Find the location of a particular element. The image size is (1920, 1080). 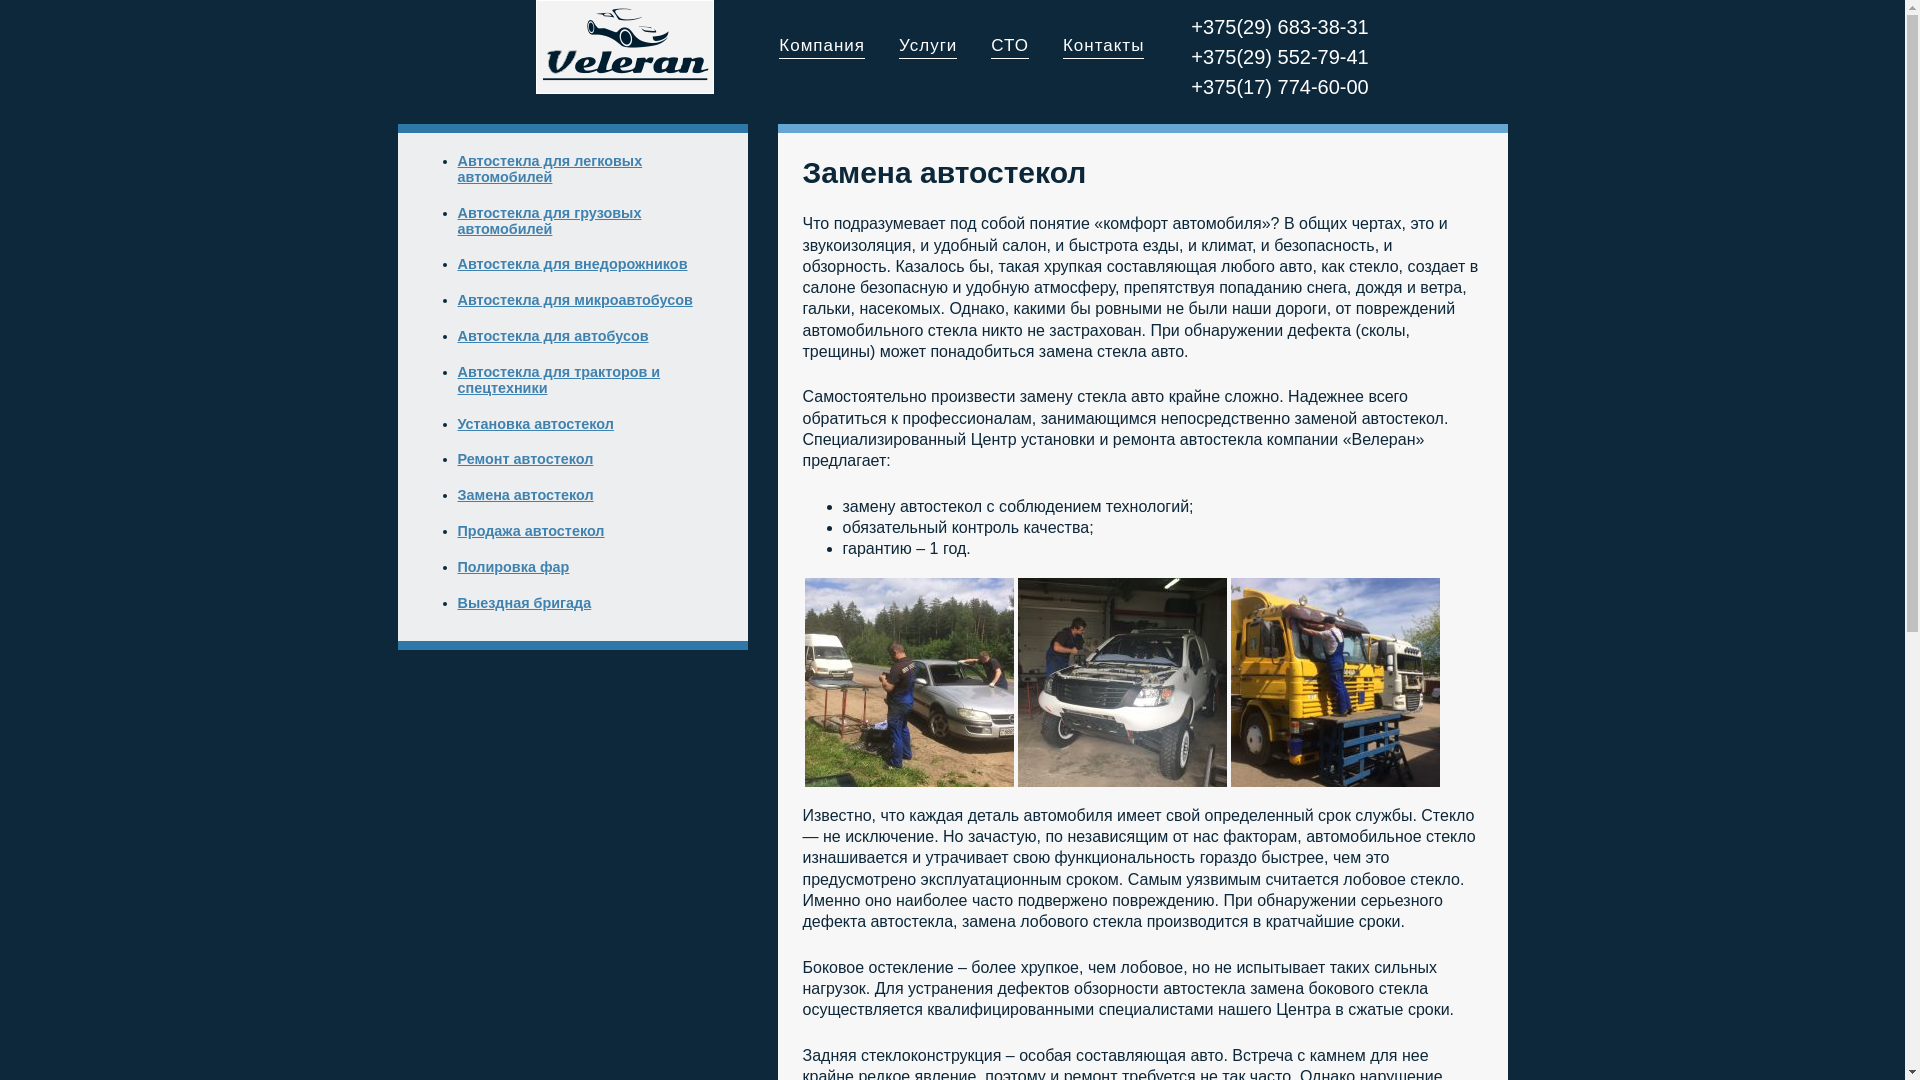

'+375(29) 552-79-41' is located at coordinates (1278, 56).